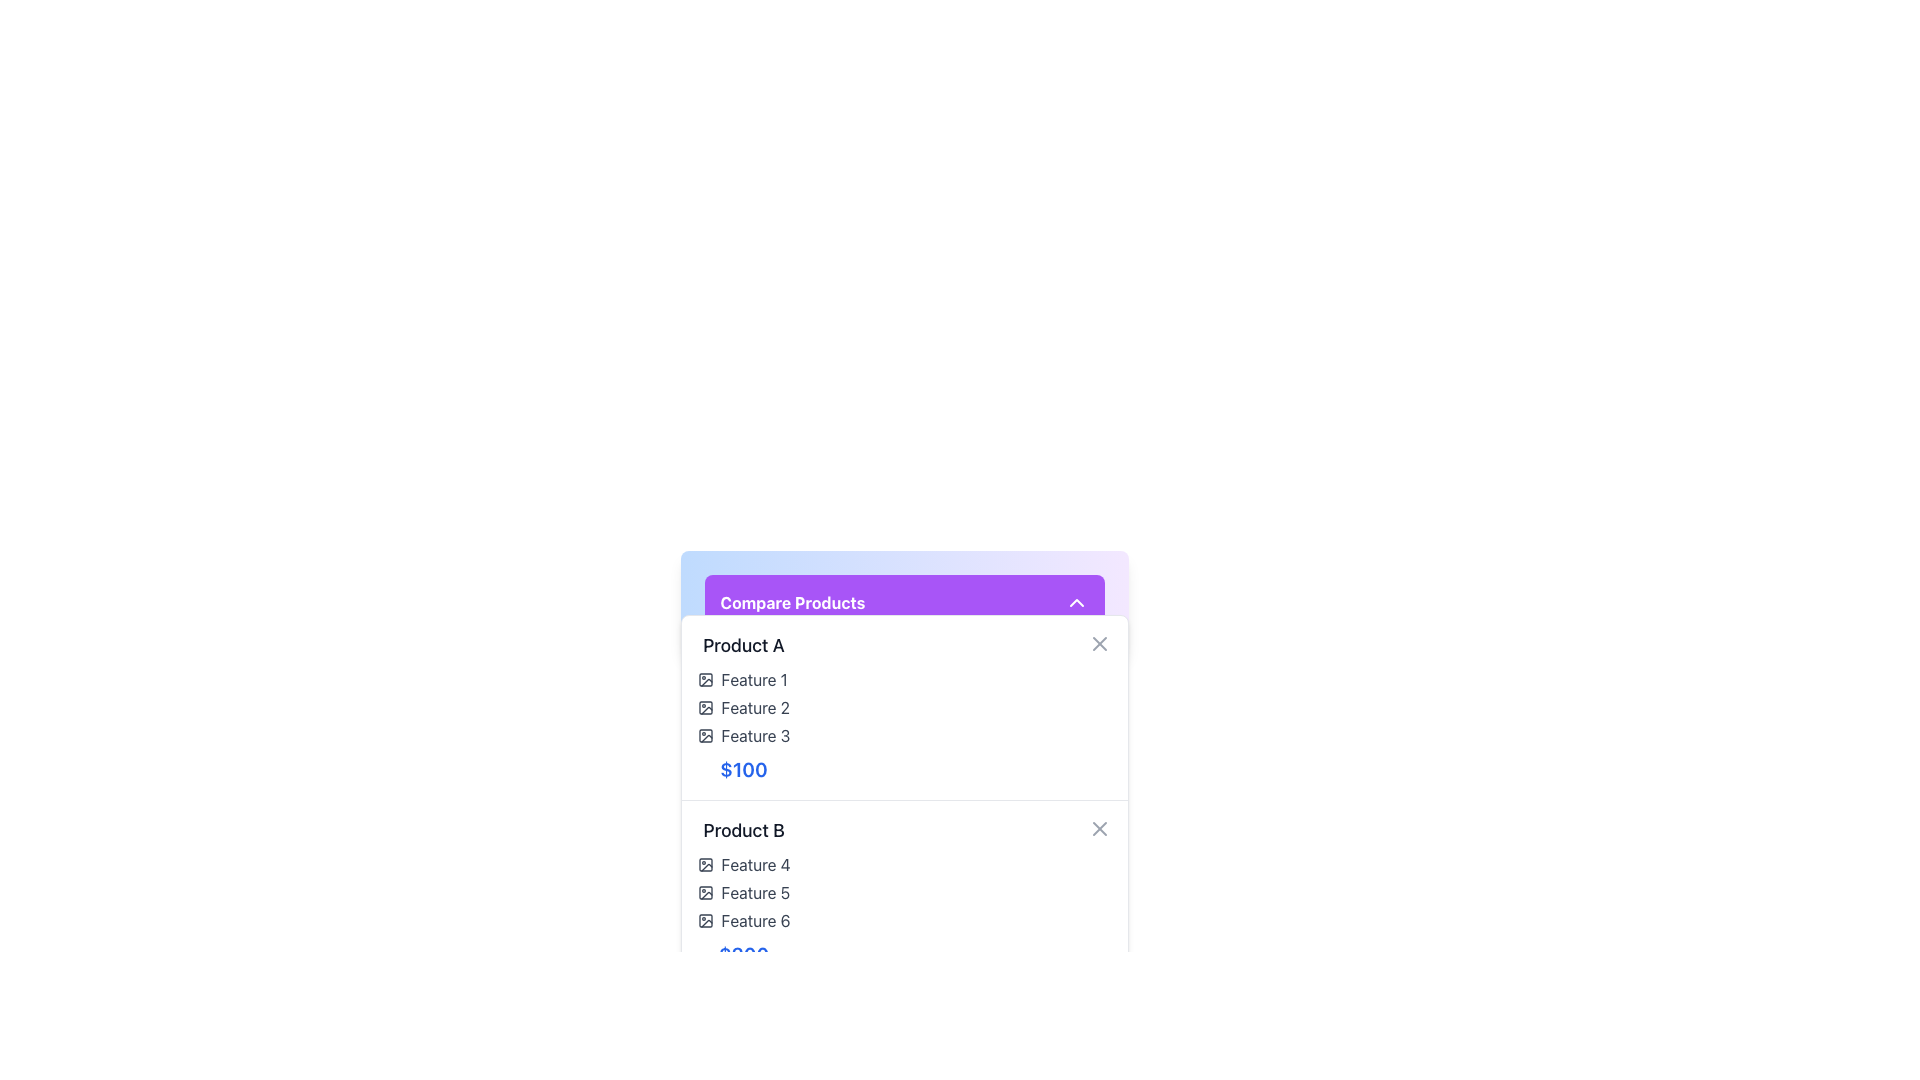 The image size is (1920, 1080). Describe the element at coordinates (743, 645) in the screenshot. I see `text content of the header labeled 'Product A', which is prominently displayed in bold and larger font size within the 'Compare Products' panel` at that location.